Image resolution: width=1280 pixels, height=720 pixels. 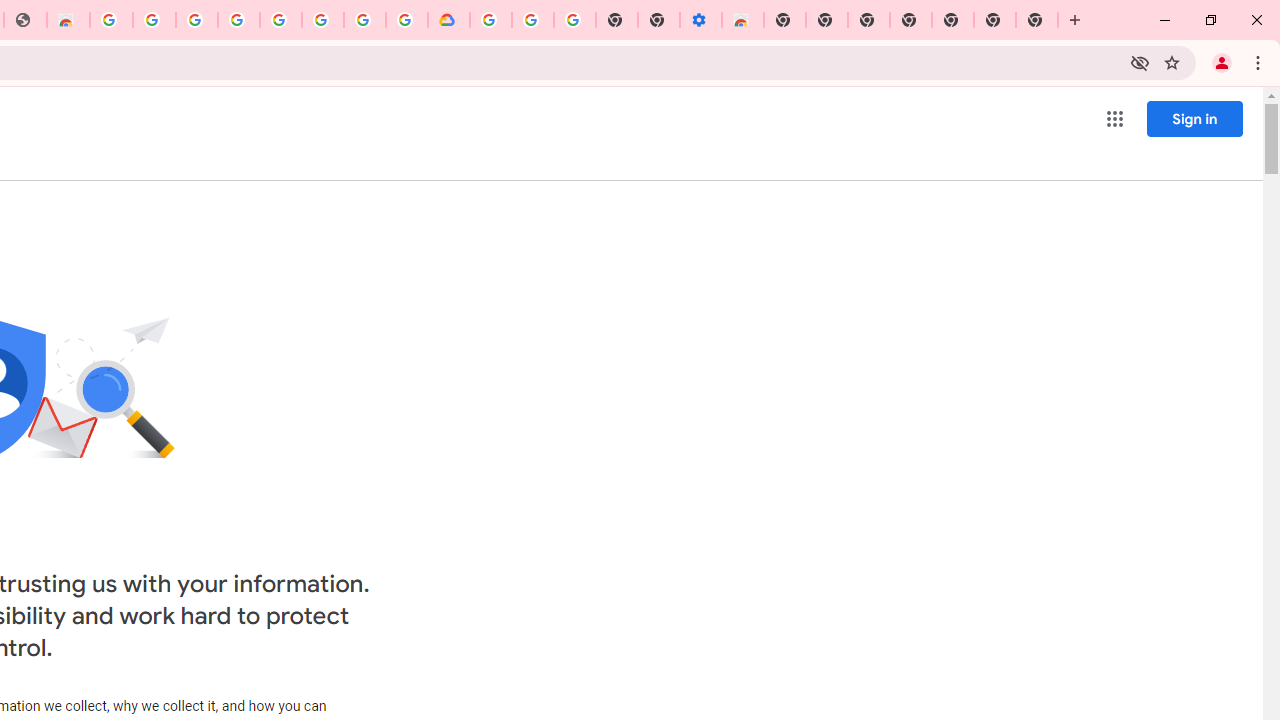 What do you see at coordinates (574, 20) in the screenshot?
I see `'Turn cookies on or off - Computer - Google Account Help'` at bounding box center [574, 20].